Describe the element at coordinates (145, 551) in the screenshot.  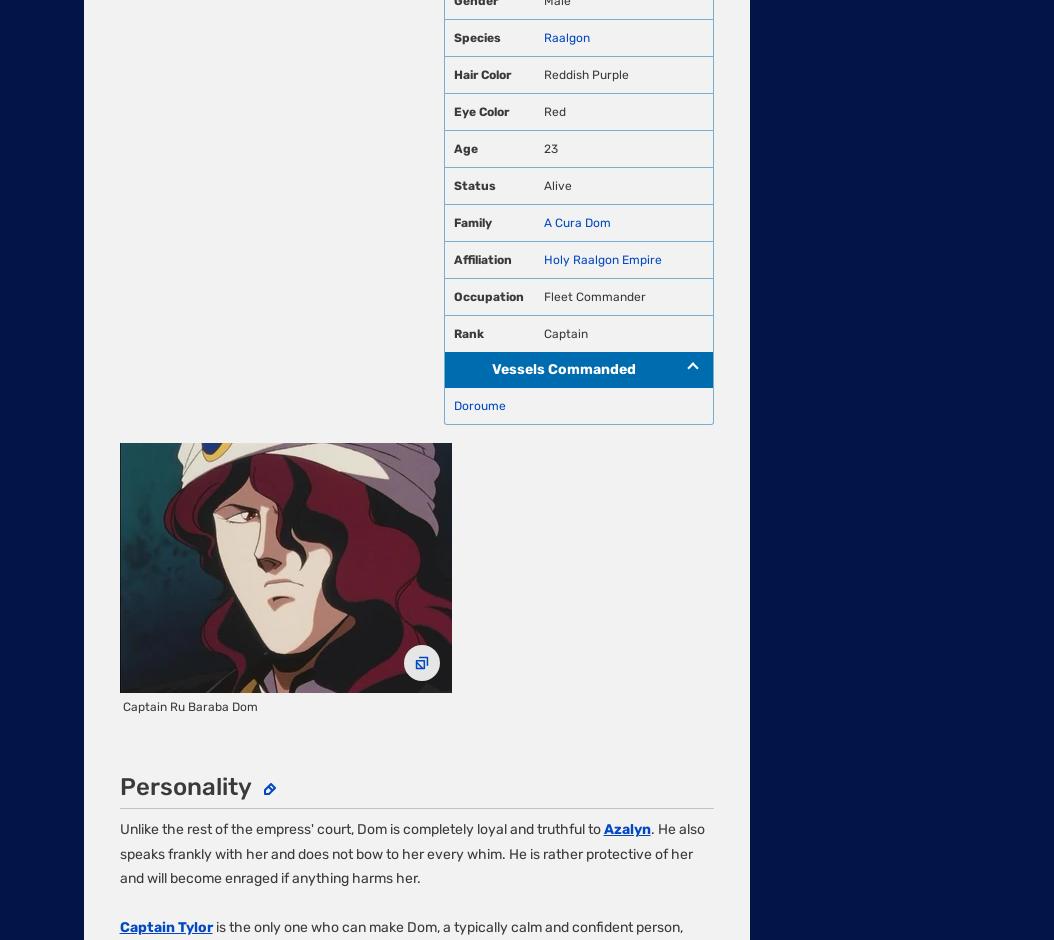
I see `'Community Central'` at that location.